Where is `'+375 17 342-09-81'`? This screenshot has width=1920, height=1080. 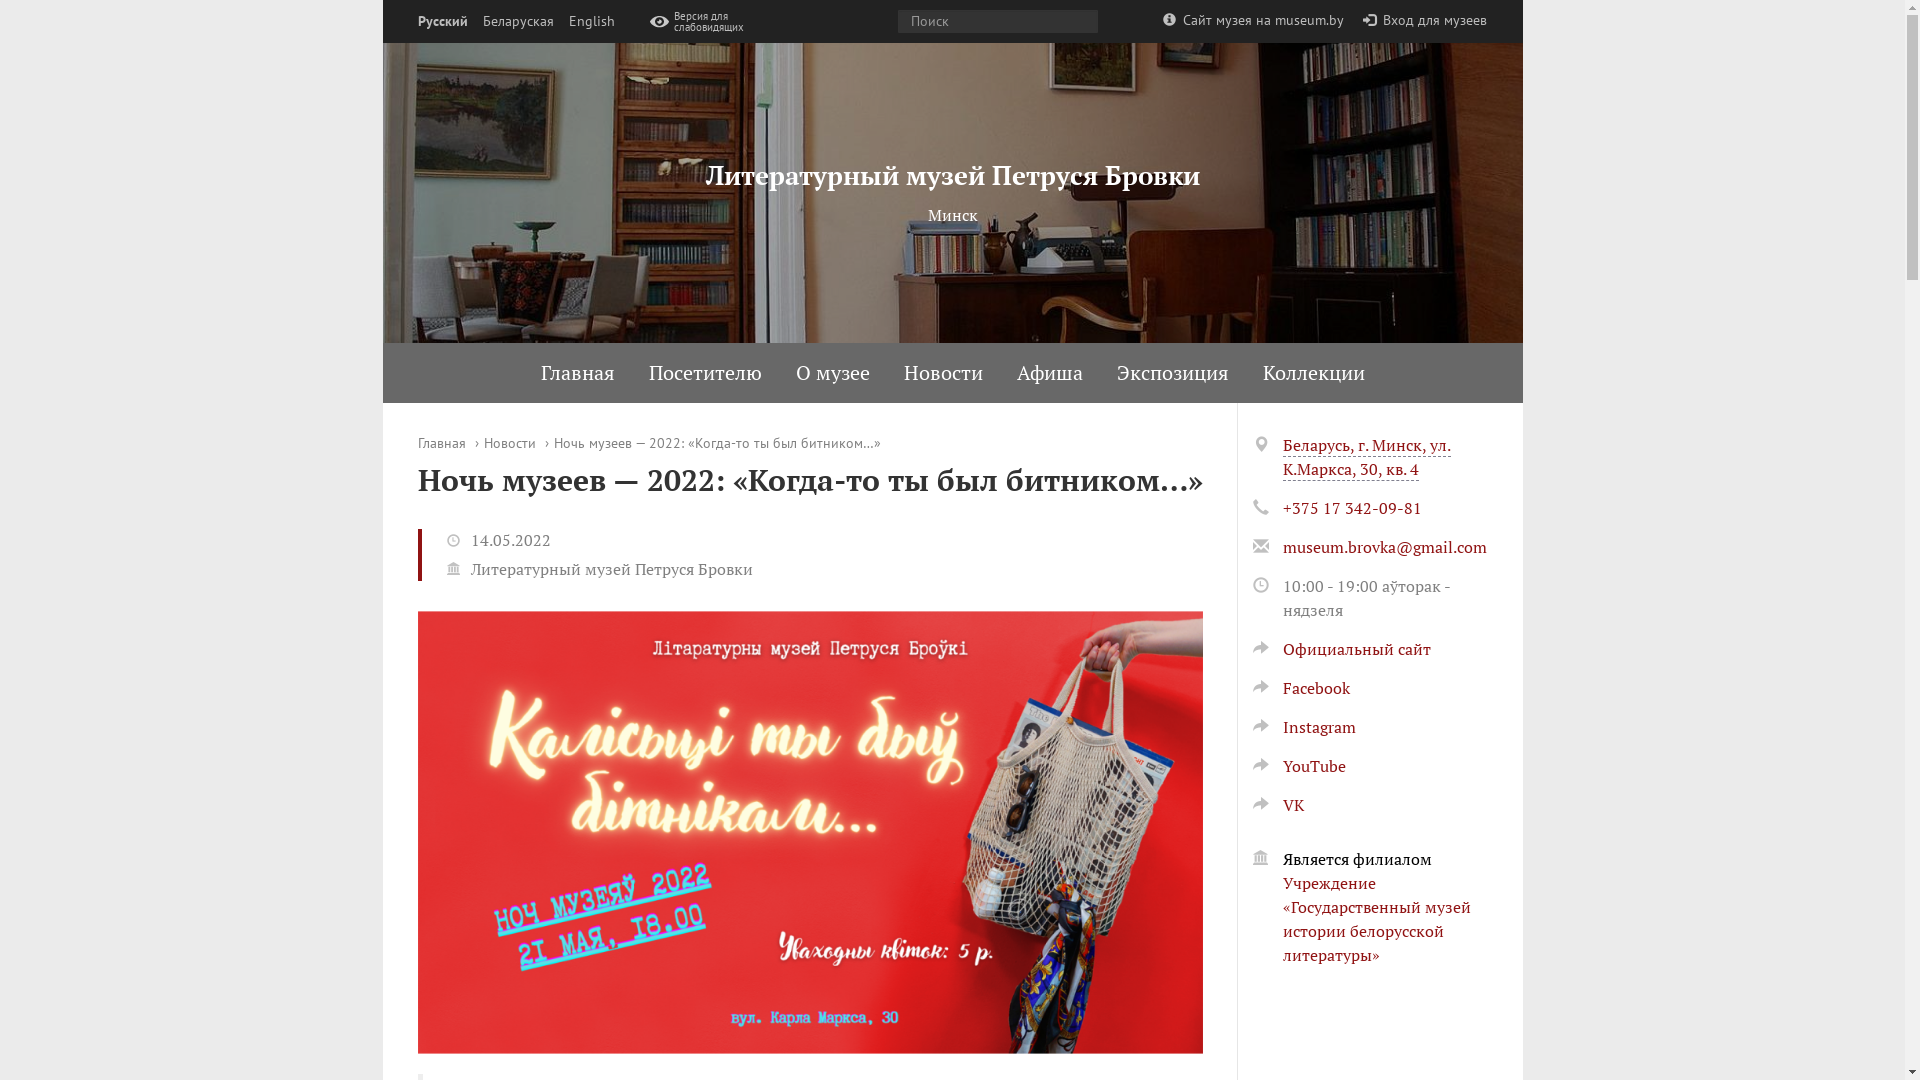
'+375 17 342-09-81' is located at coordinates (1351, 507).